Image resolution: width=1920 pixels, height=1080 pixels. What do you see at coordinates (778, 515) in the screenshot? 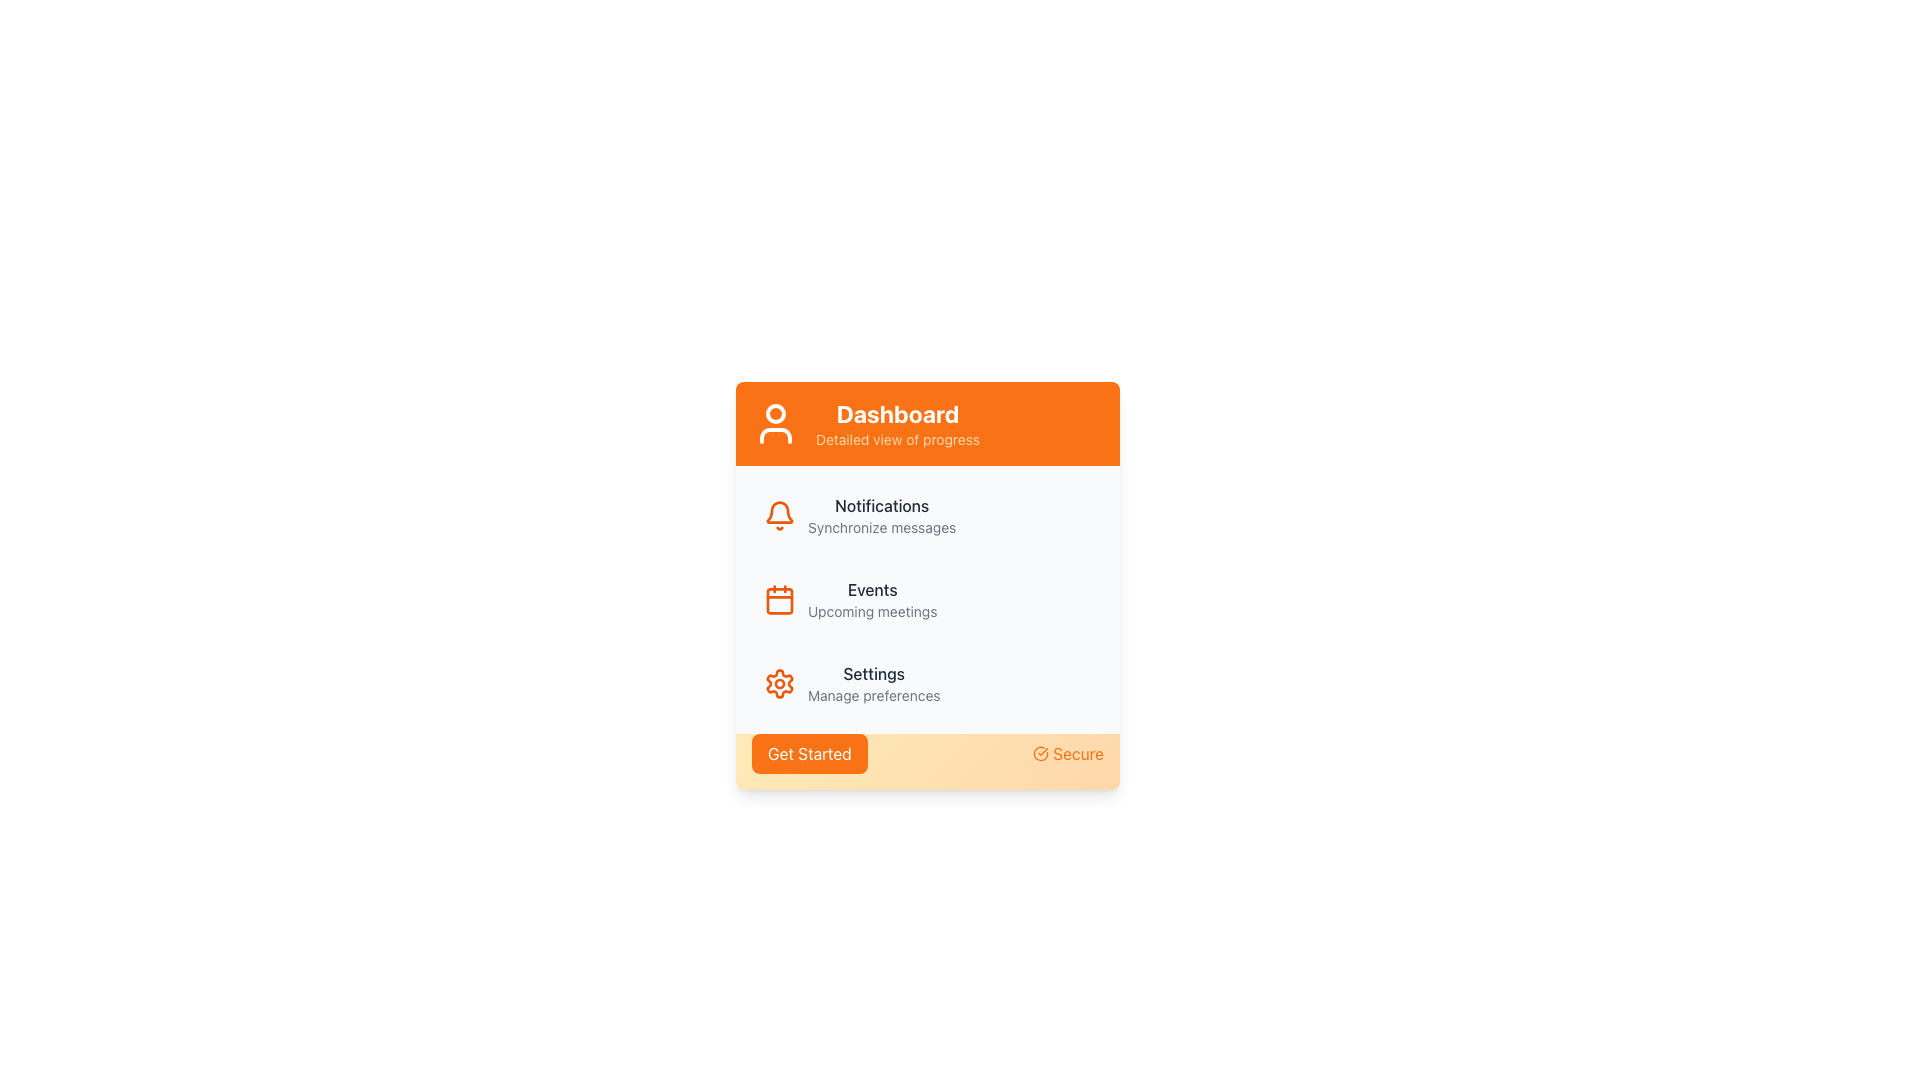
I see `the orange bell-shaped icon located to the left of the 'Notifications' label in the vertical list of icons` at bounding box center [778, 515].